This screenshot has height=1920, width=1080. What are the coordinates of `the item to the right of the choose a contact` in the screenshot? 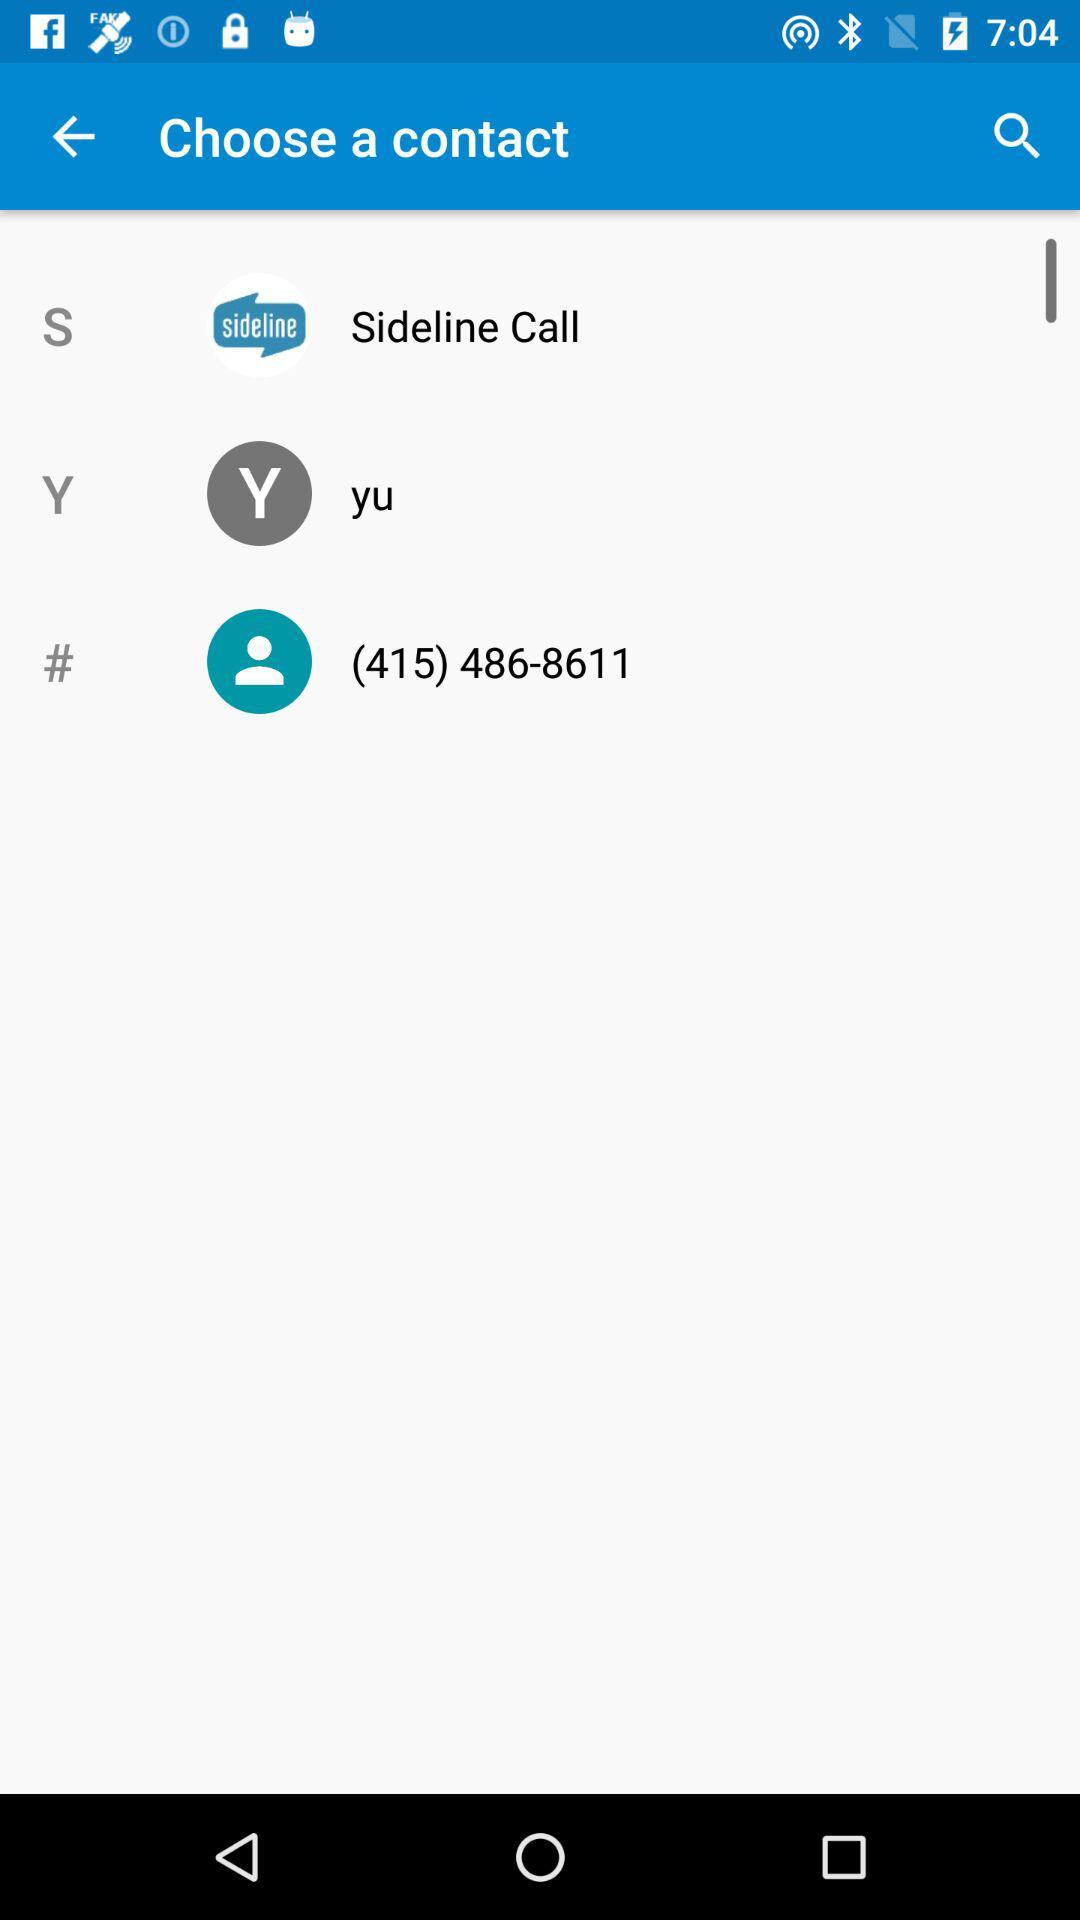 It's located at (1017, 135).